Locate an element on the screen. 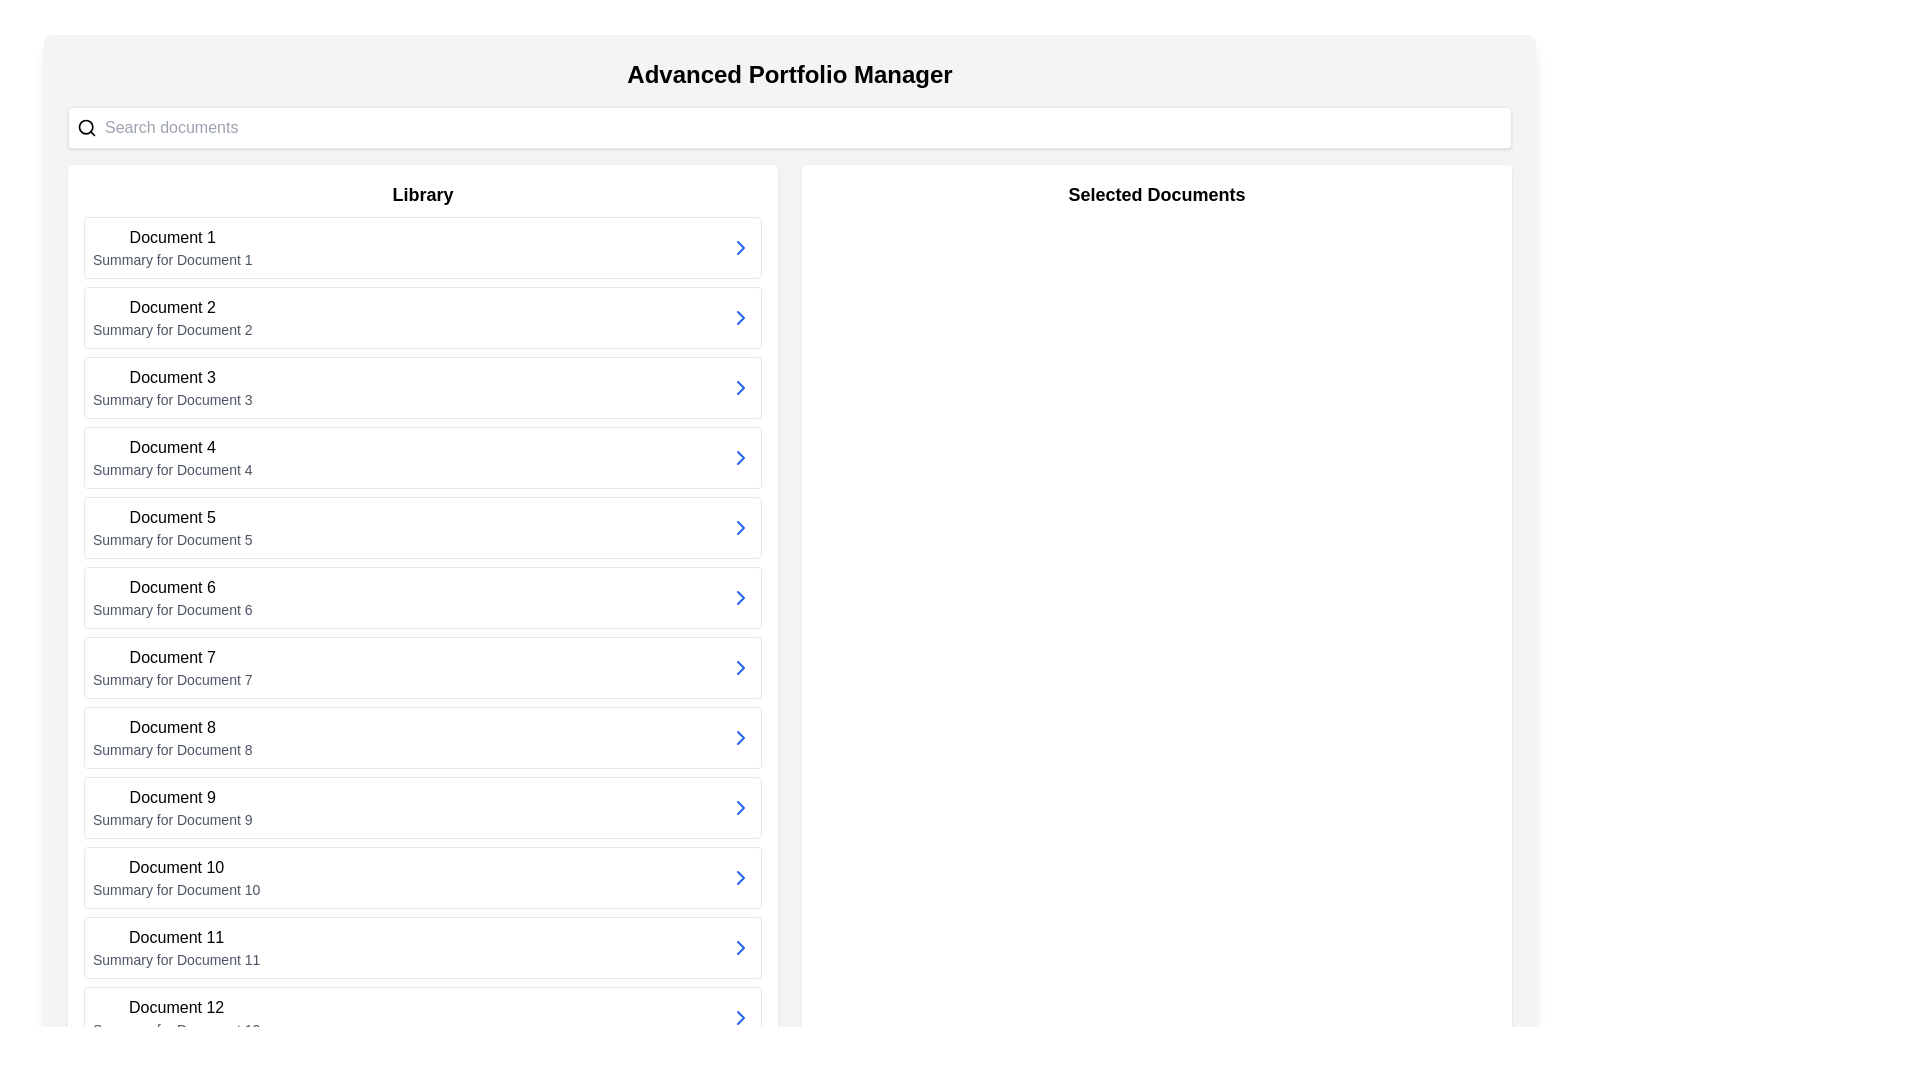 This screenshot has width=1920, height=1080. the document entry in the Library section, which is the fourth item in the vertical list, located between 'Document 3' and 'Document 5' is located at coordinates (172, 458).